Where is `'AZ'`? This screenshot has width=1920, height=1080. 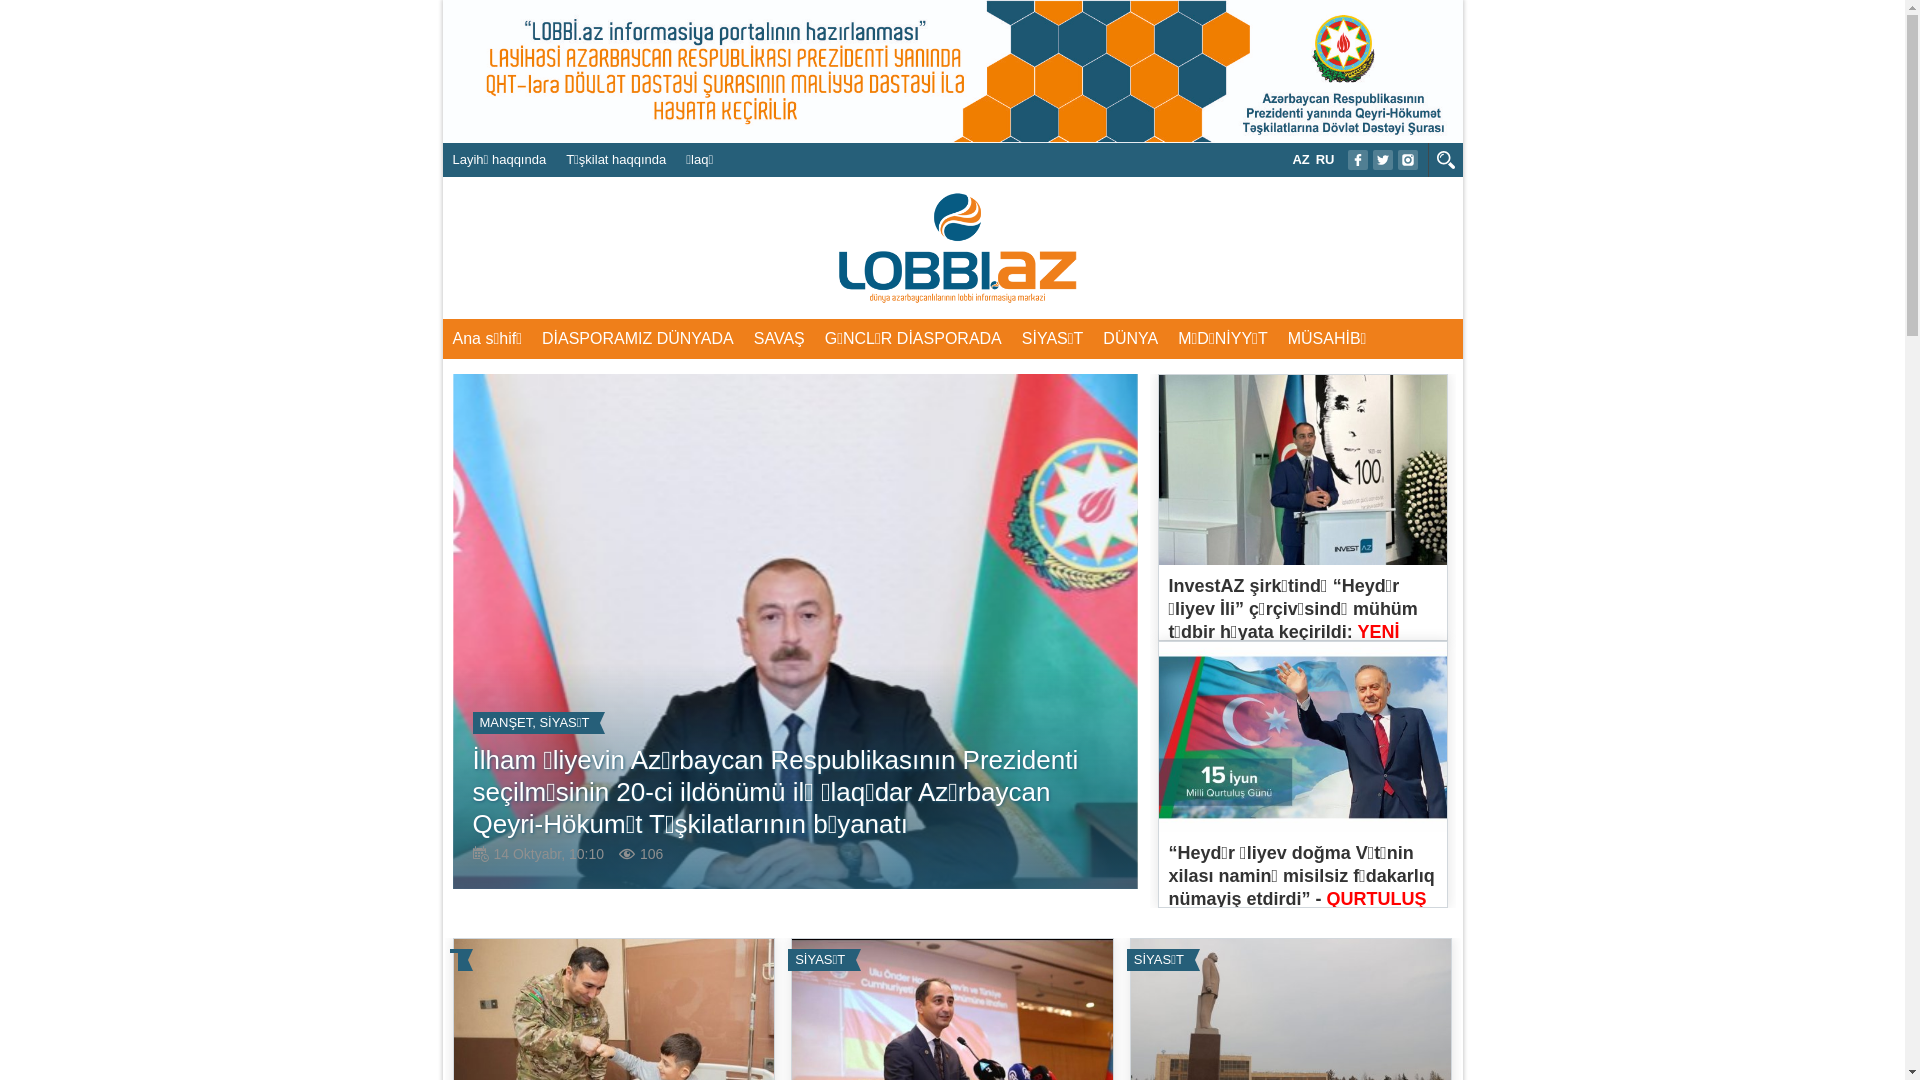
'AZ' is located at coordinates (1300, 158).